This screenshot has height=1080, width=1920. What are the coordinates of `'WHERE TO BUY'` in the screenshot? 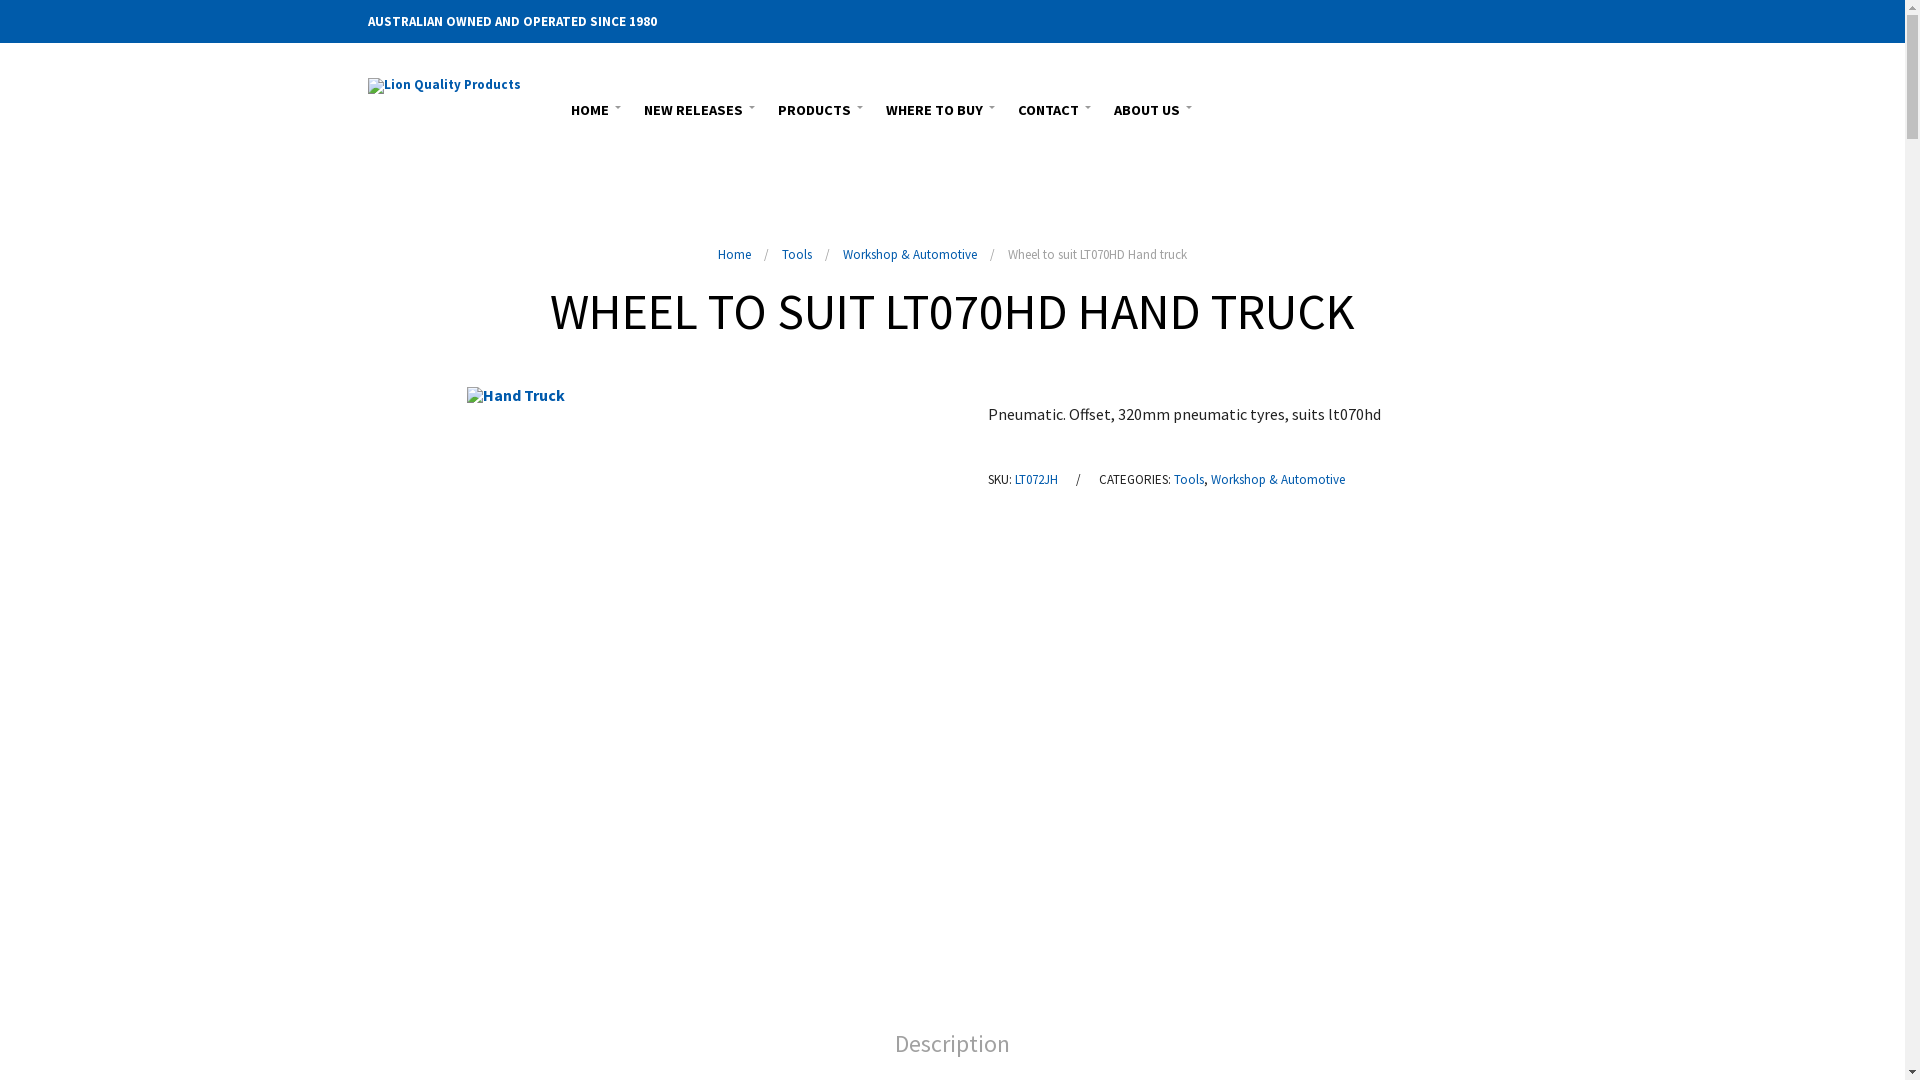 It's located at (935, 107).